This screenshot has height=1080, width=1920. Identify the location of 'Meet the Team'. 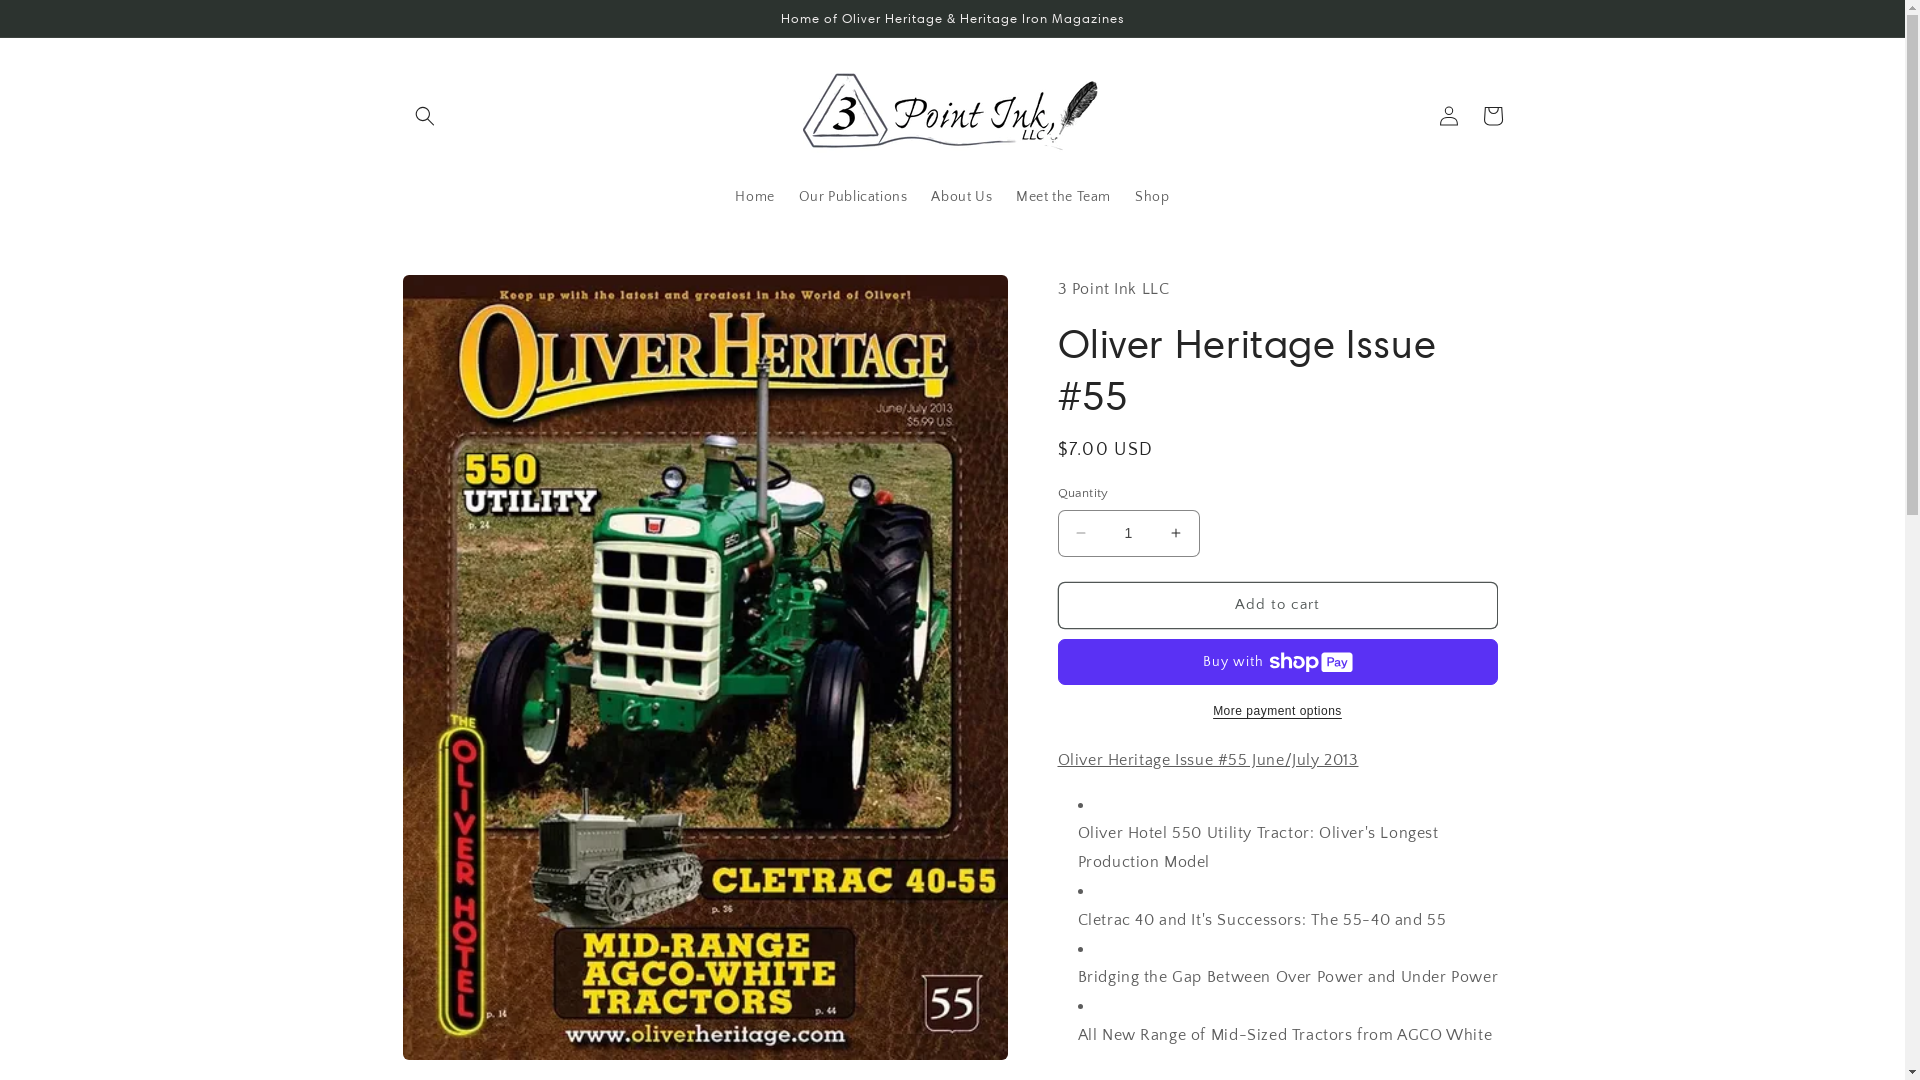
(1062, 196).